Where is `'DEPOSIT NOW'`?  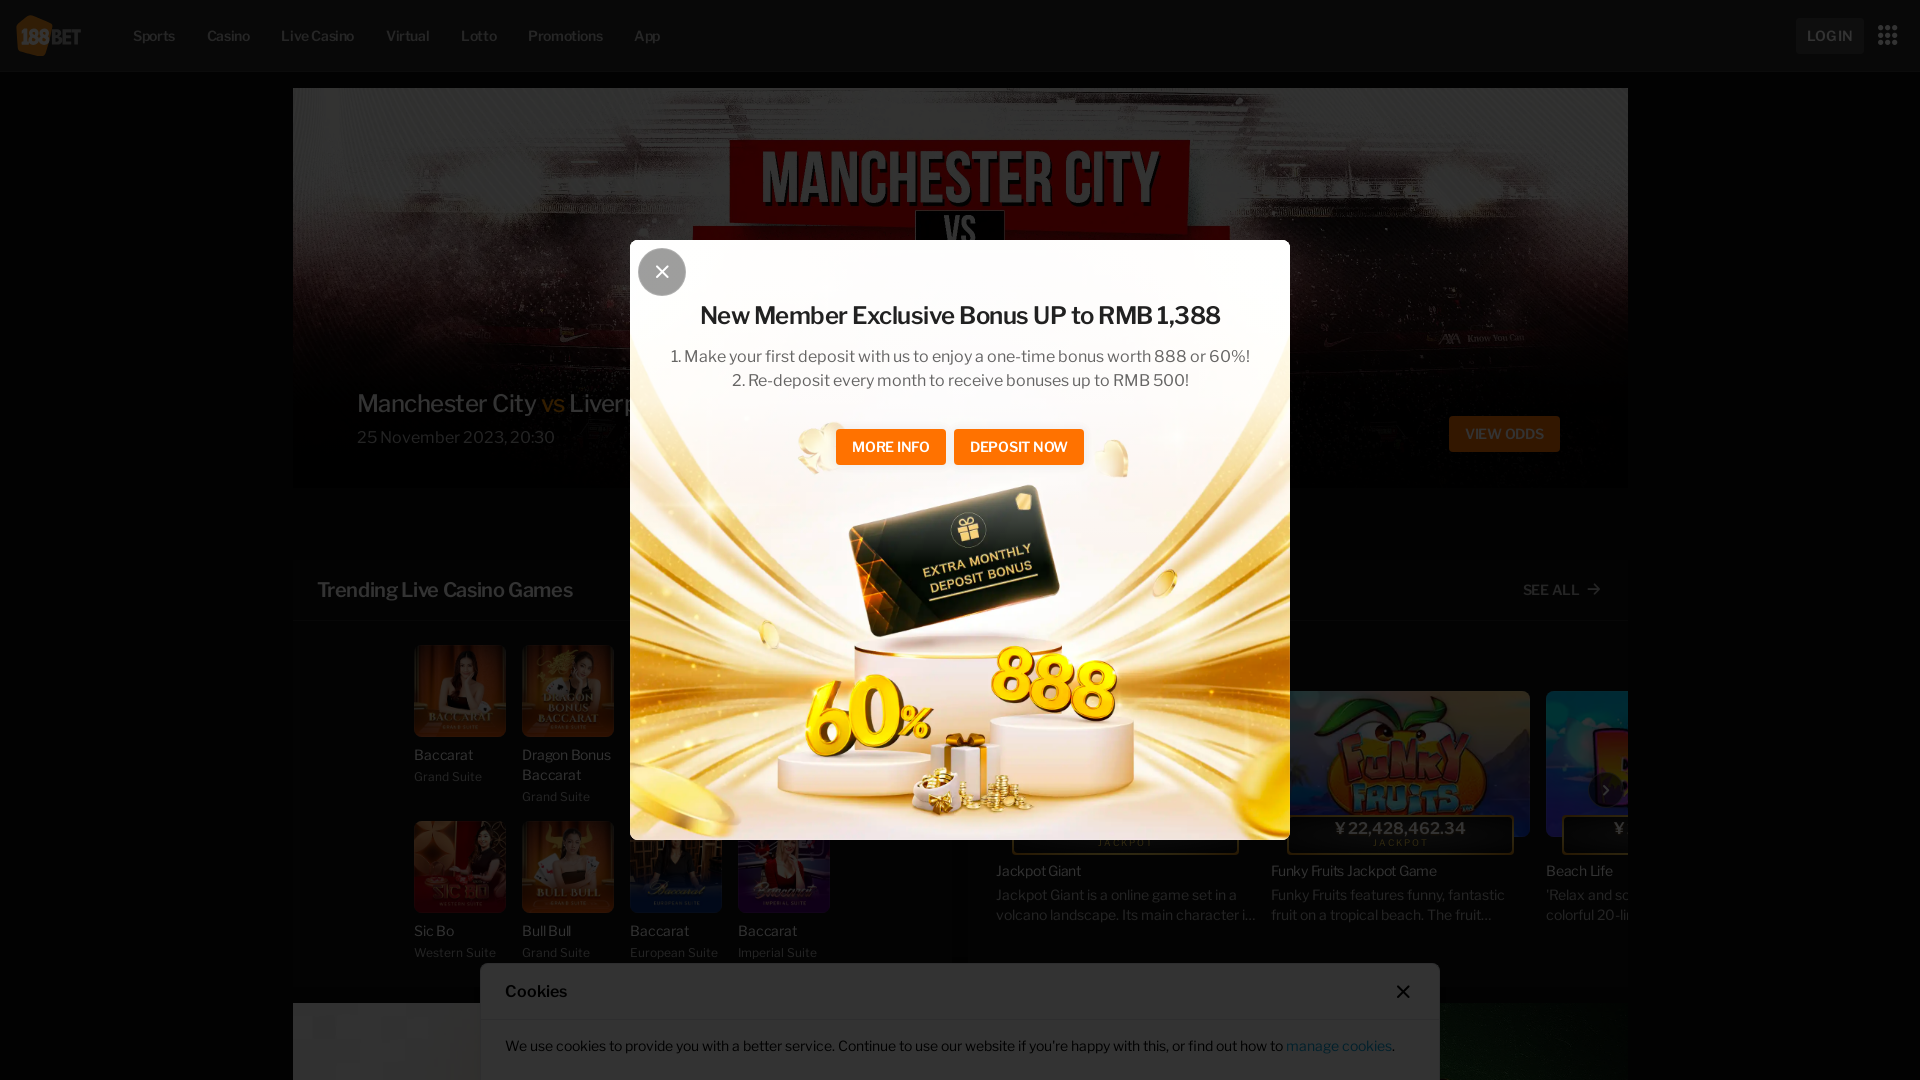
'DEPOSIT NOW' is located at coordinates (1018, 446).